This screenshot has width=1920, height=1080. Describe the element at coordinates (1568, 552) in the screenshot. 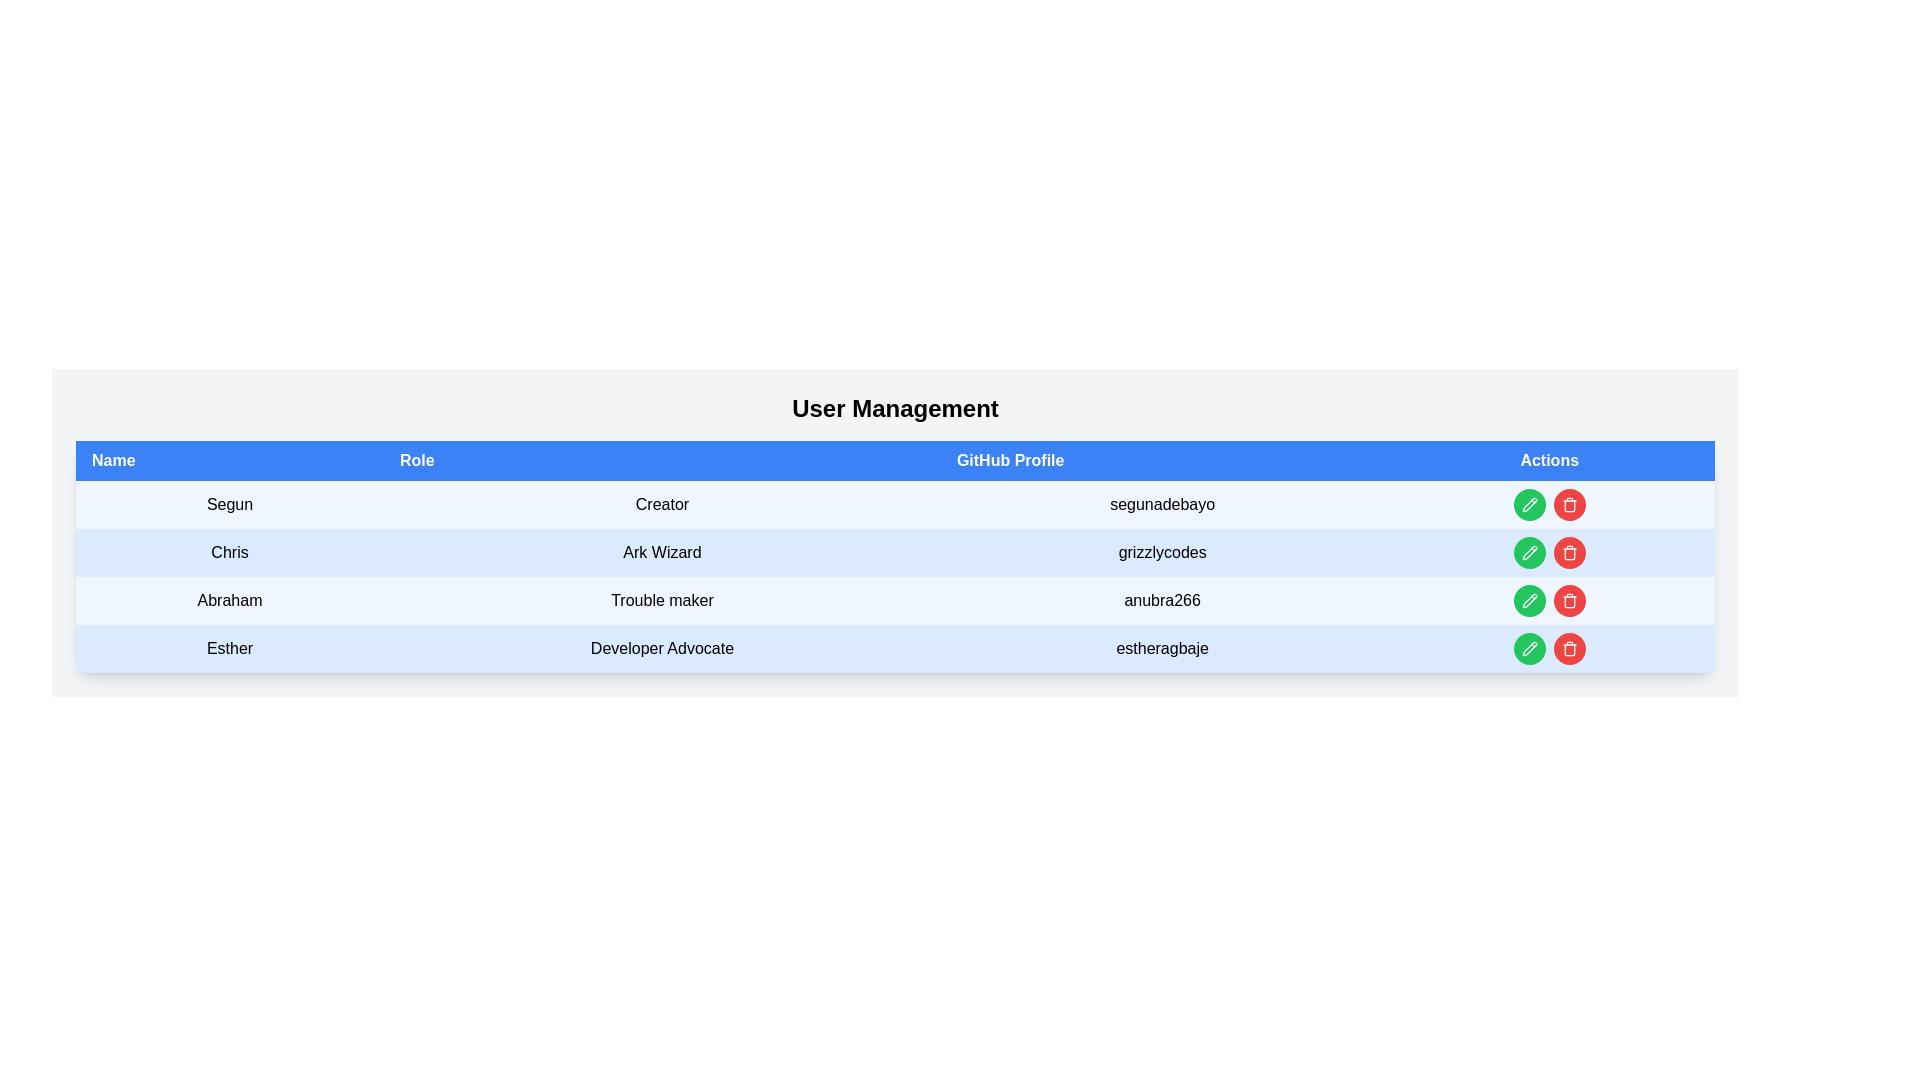

I see `the delete button in the 'Actions' column of the table row for 'Chris'` at that location.